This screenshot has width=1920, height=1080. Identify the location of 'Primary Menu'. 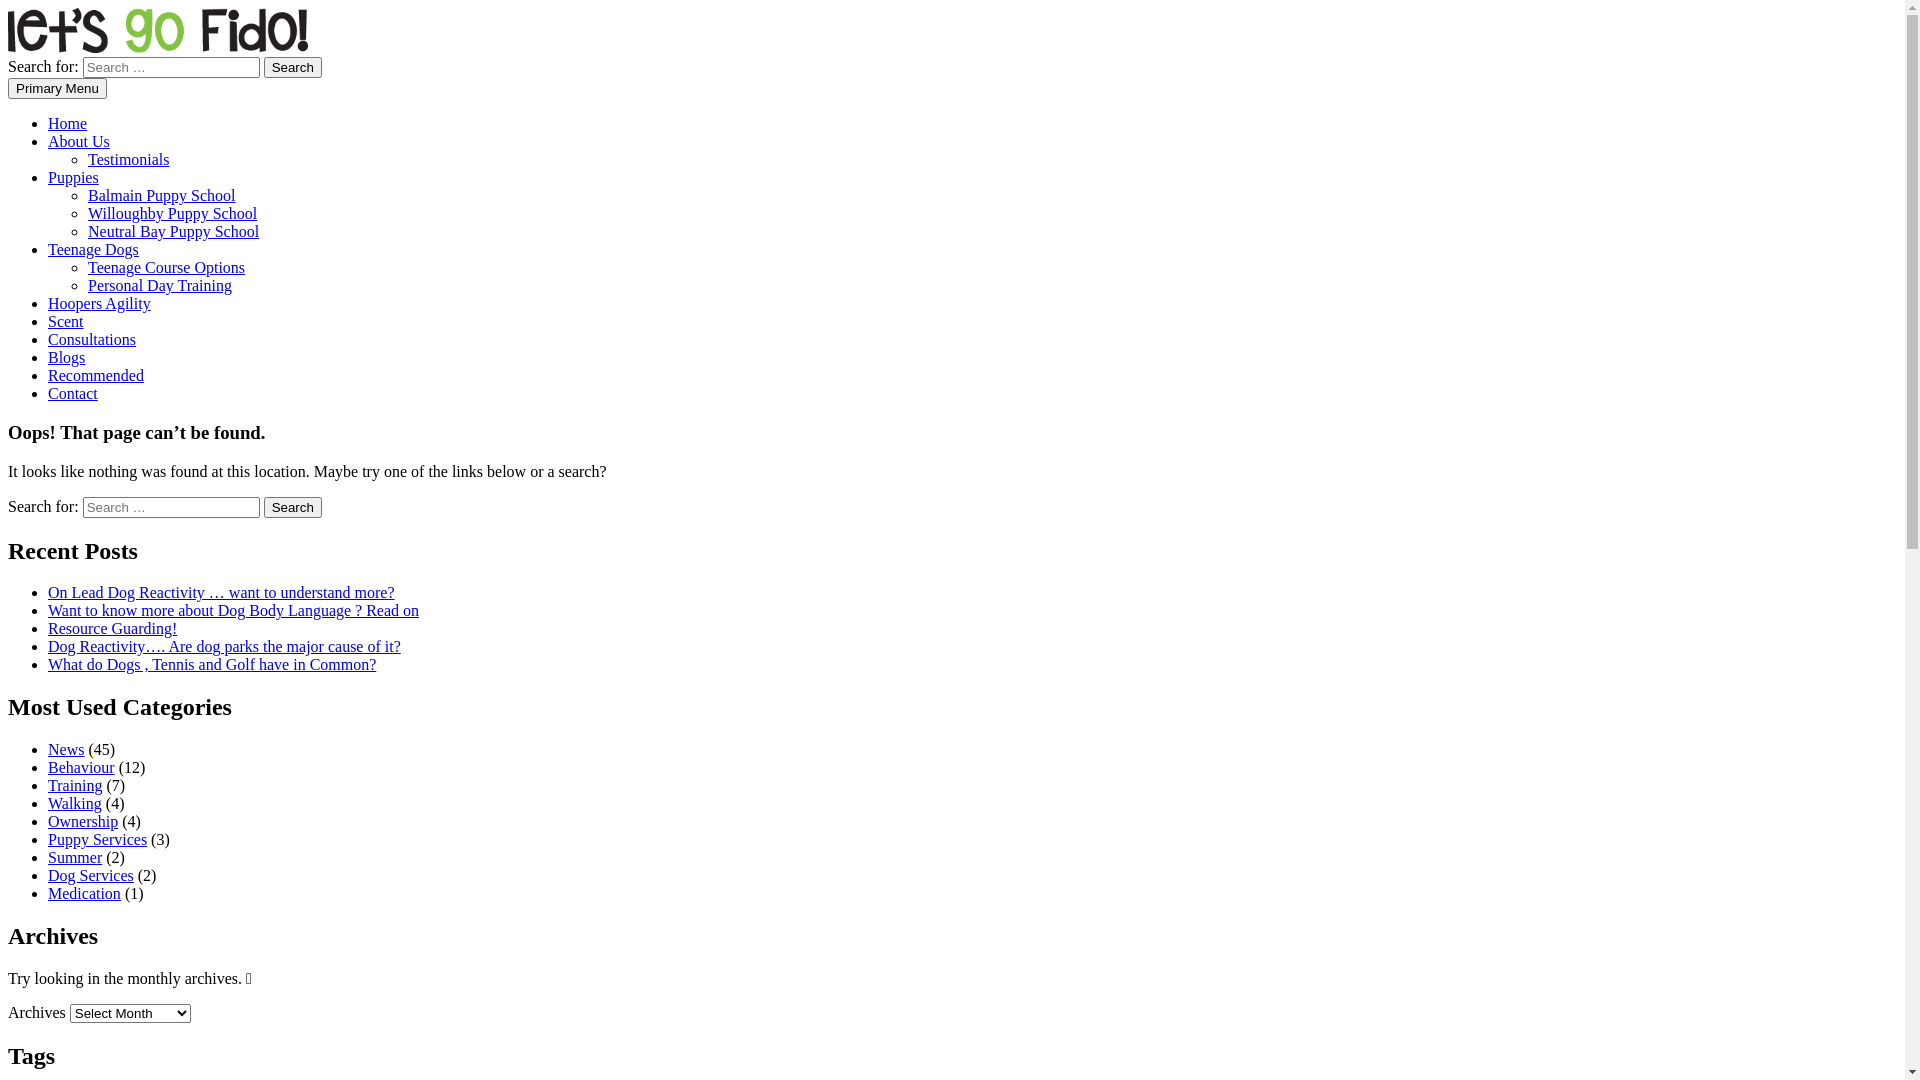
(57, 87).